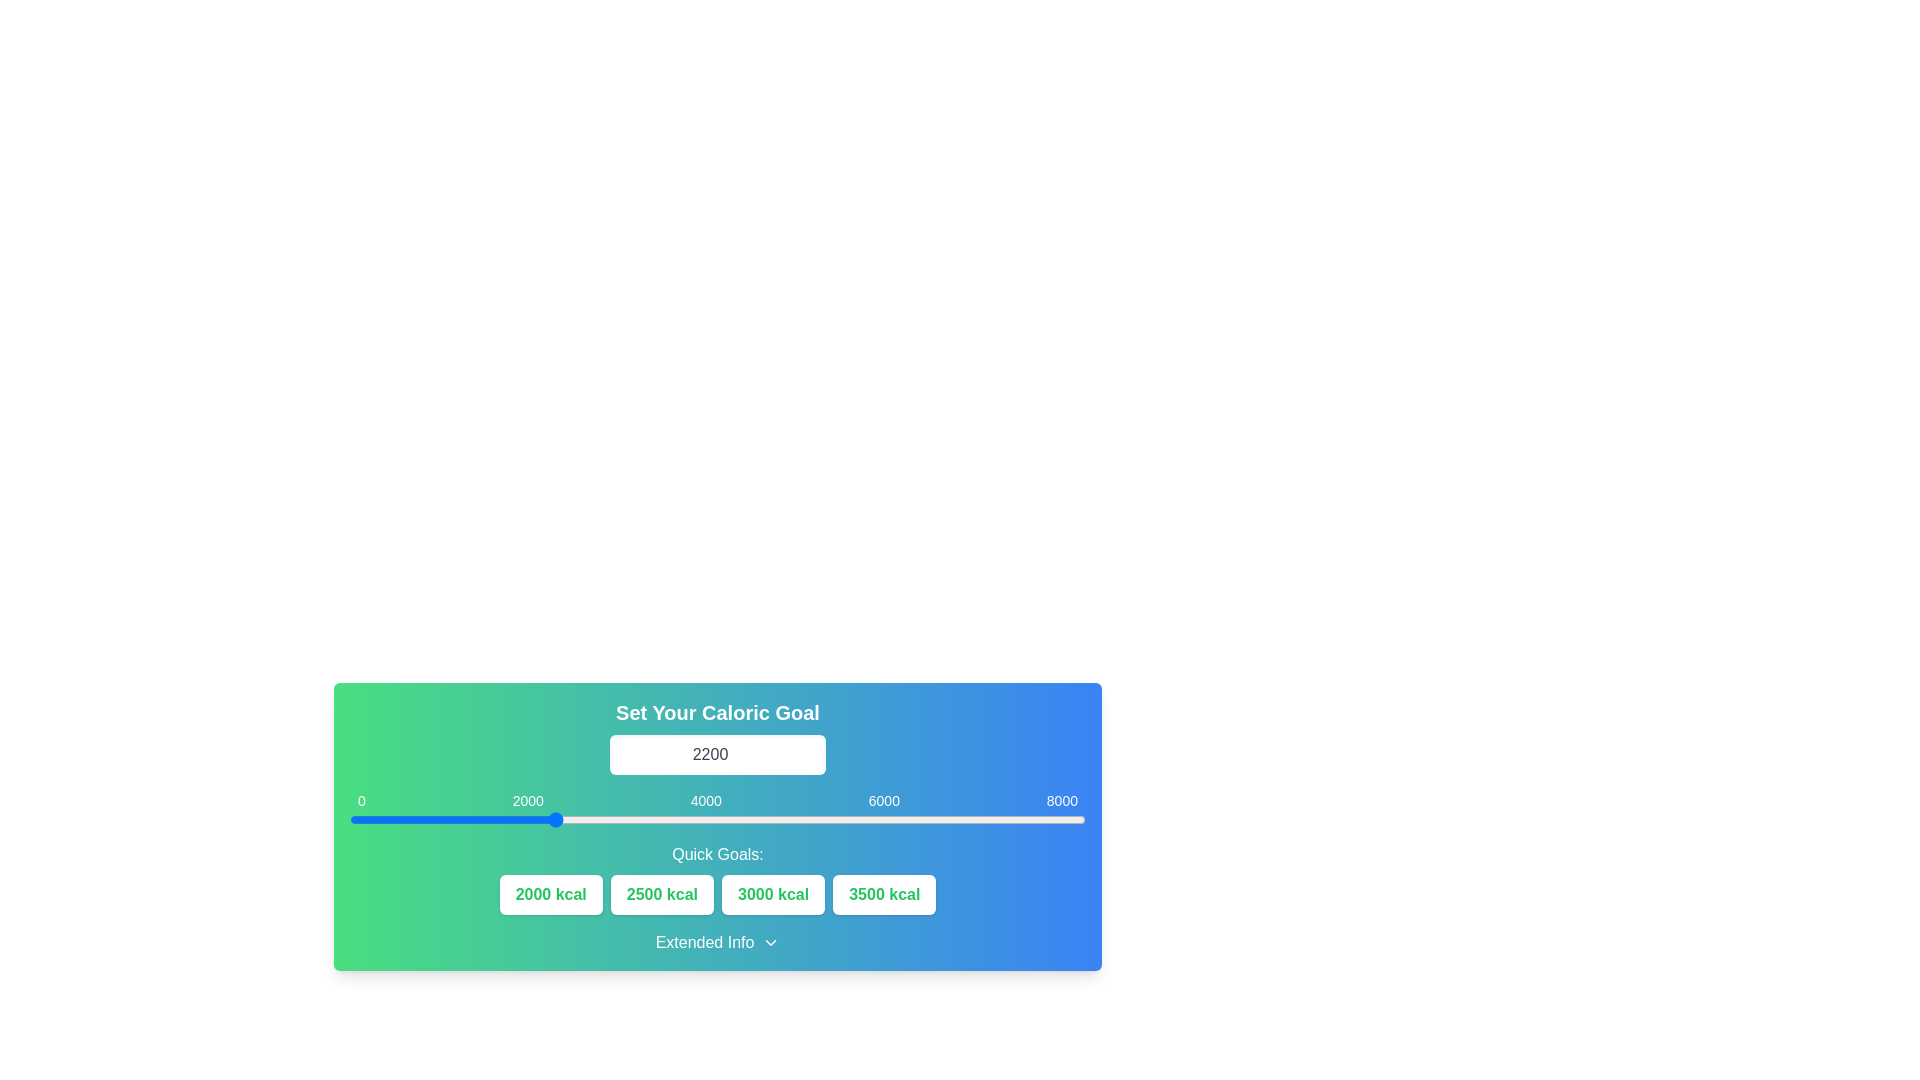 This screenshot has width=1920, height=1080. I want to click on the calorie goal, so click(402, 820).